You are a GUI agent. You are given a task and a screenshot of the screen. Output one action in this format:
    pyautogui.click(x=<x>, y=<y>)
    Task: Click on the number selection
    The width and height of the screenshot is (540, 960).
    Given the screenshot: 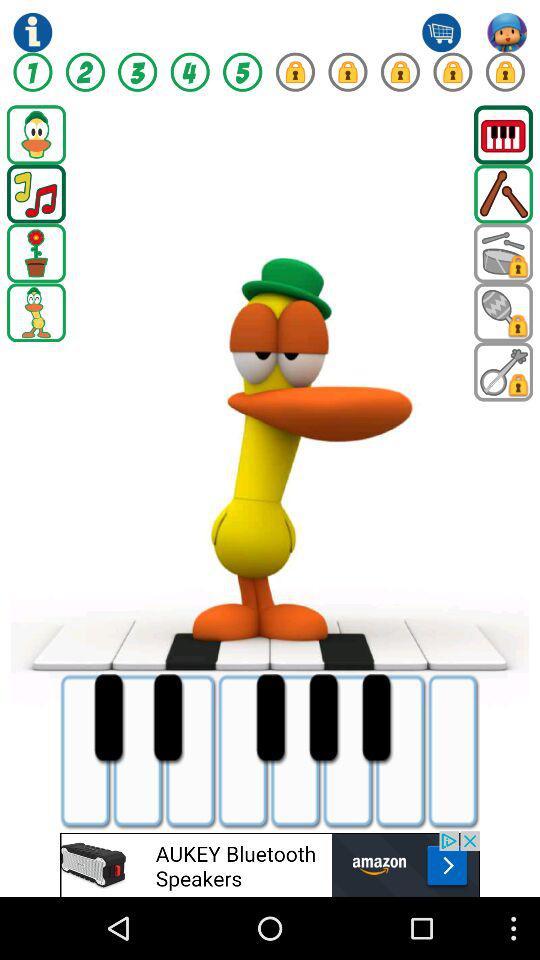 What is the action you would take?
    pyautogui.click(x=31, y=72)
    